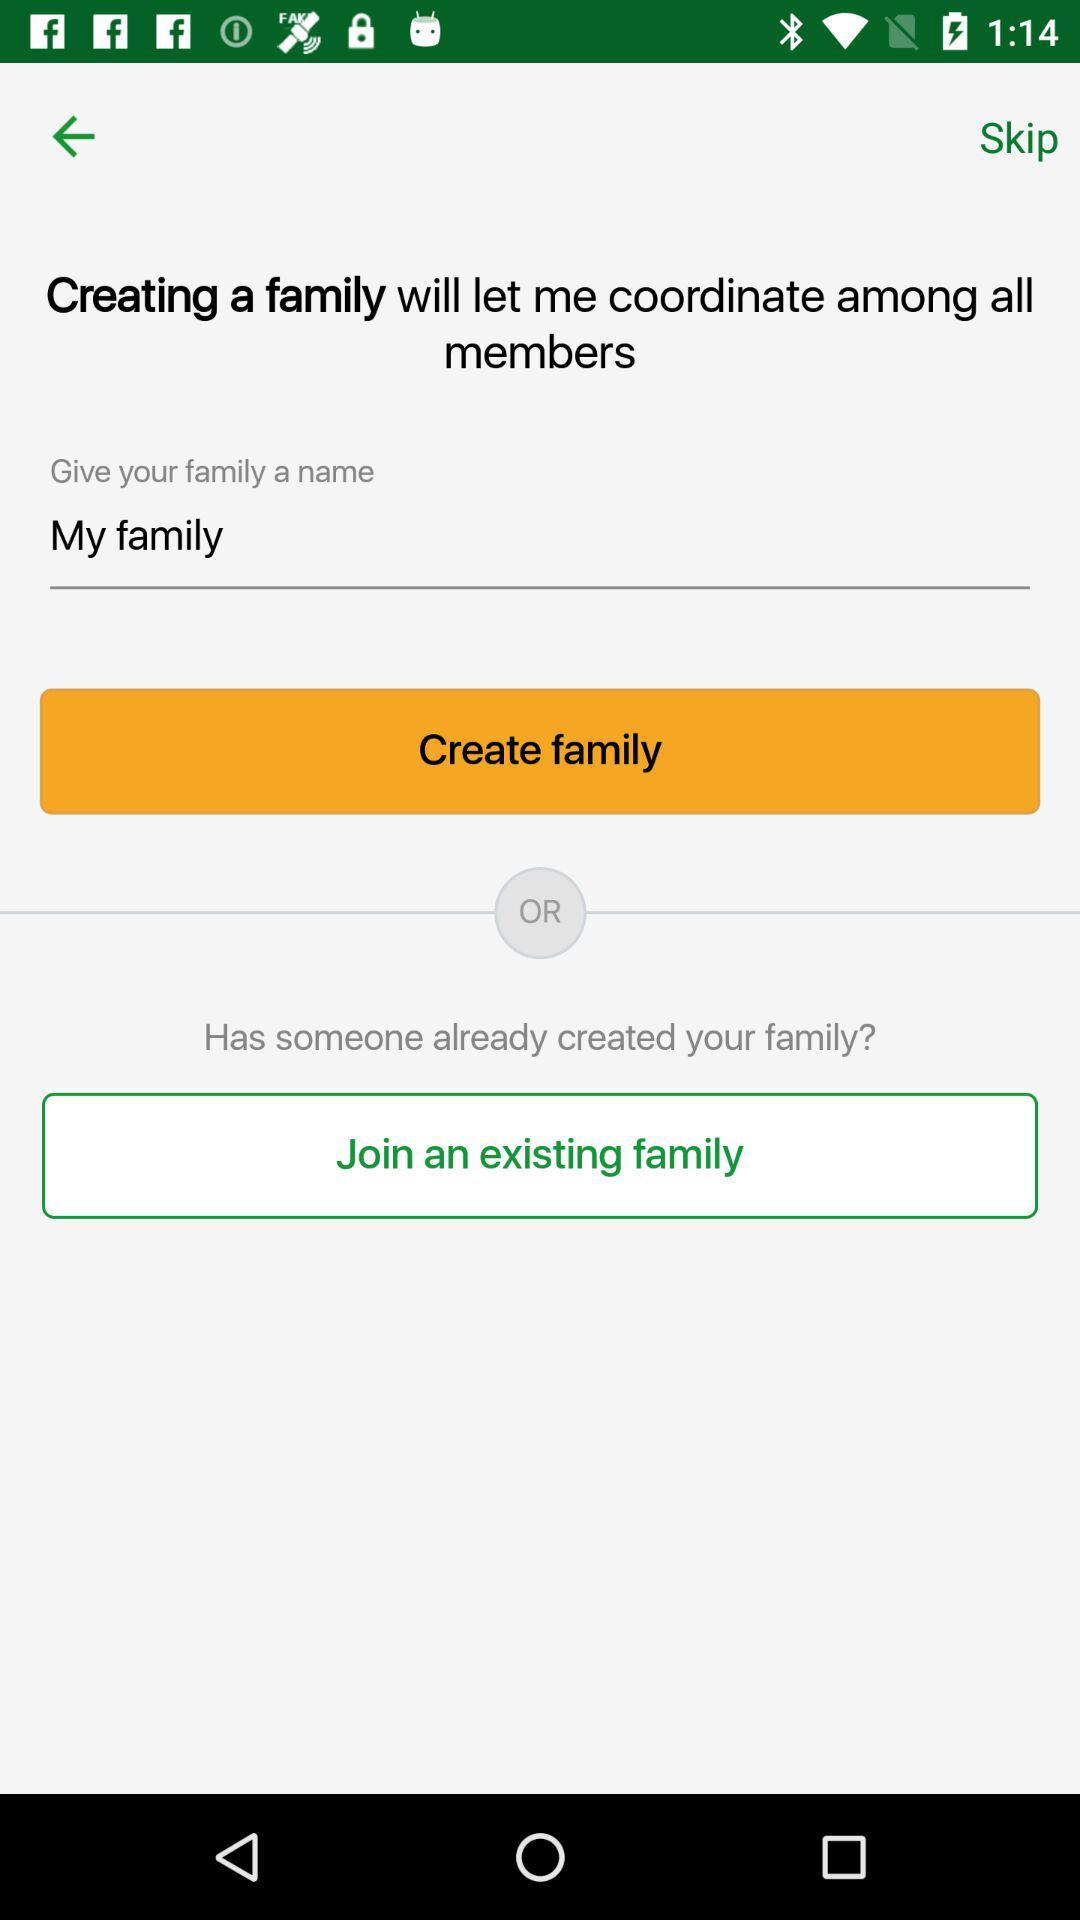  I want to click on item below the my family, so click(540, 750).